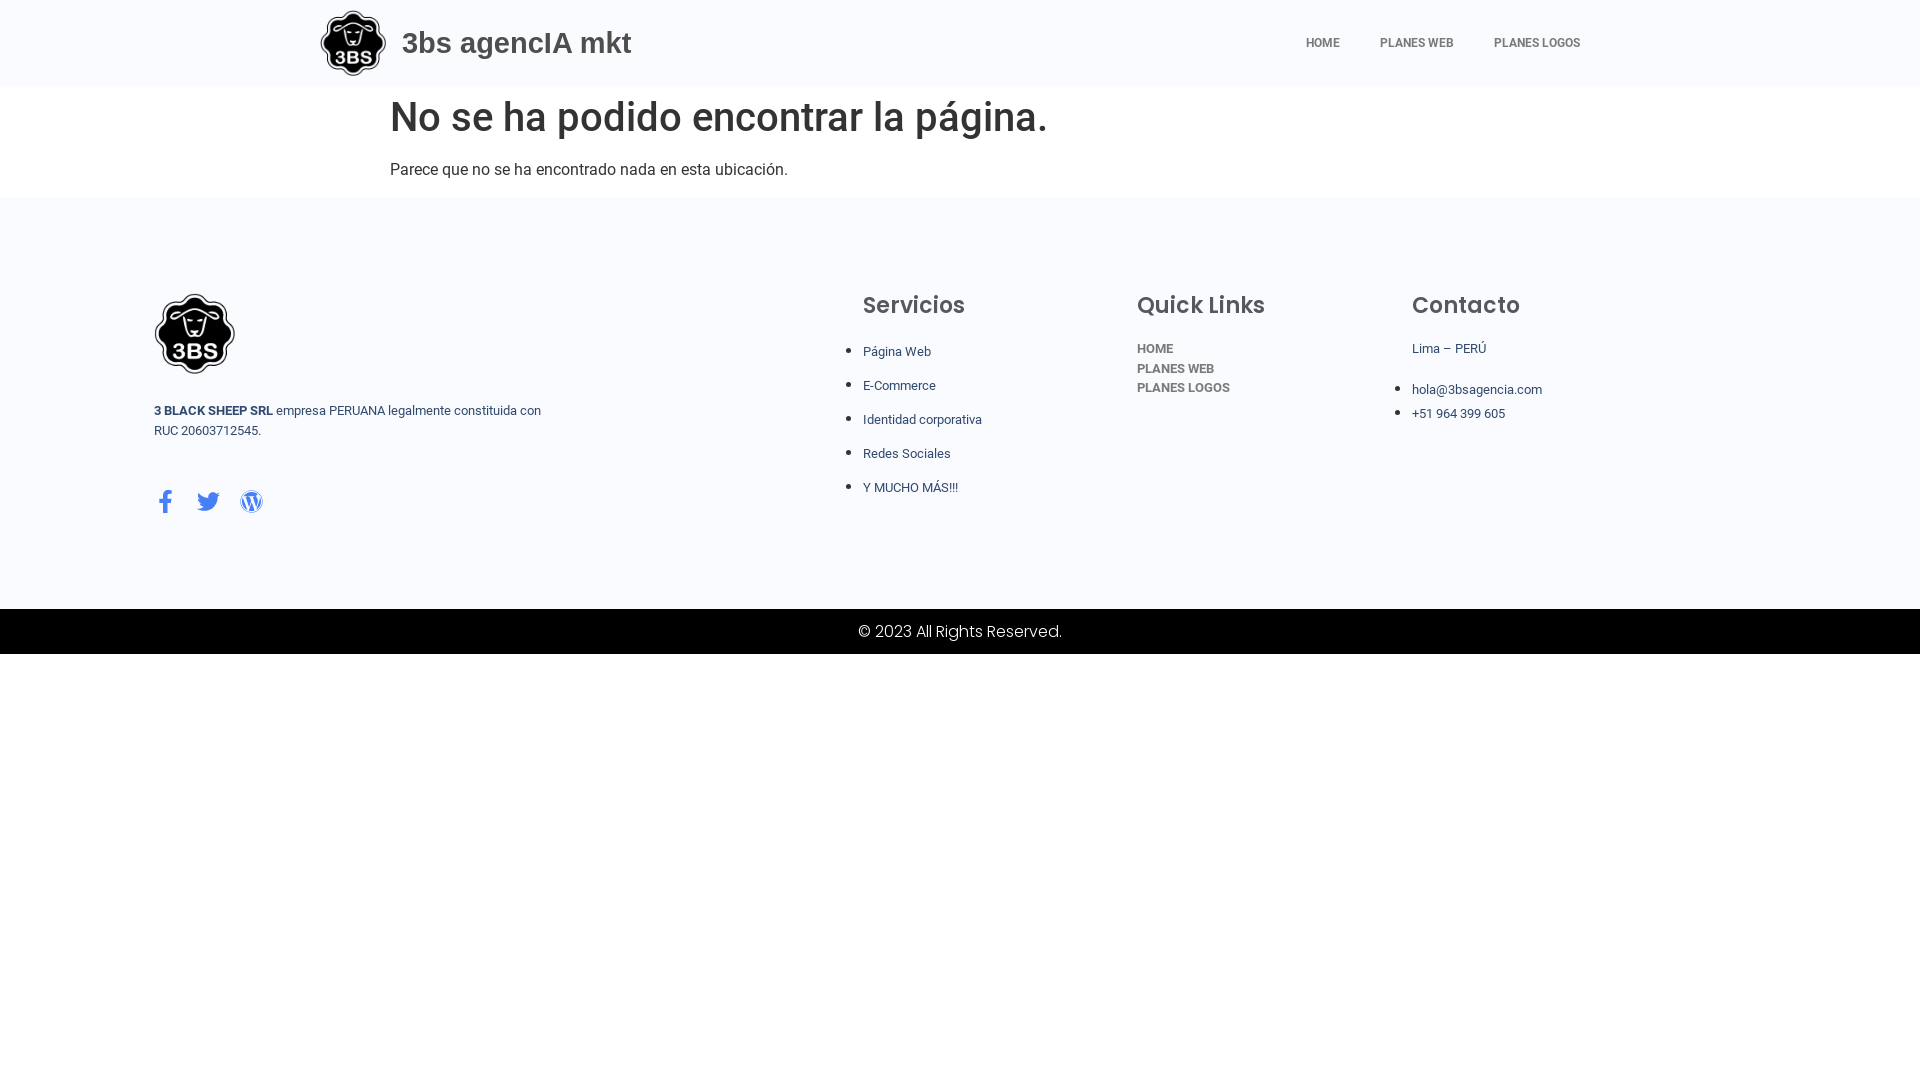 This screenshot has height=1080, width=1920. Describe the element at coordinates (1477, 389) in the screenshot. I see `'hola@3bsagencia.com'` at that location.